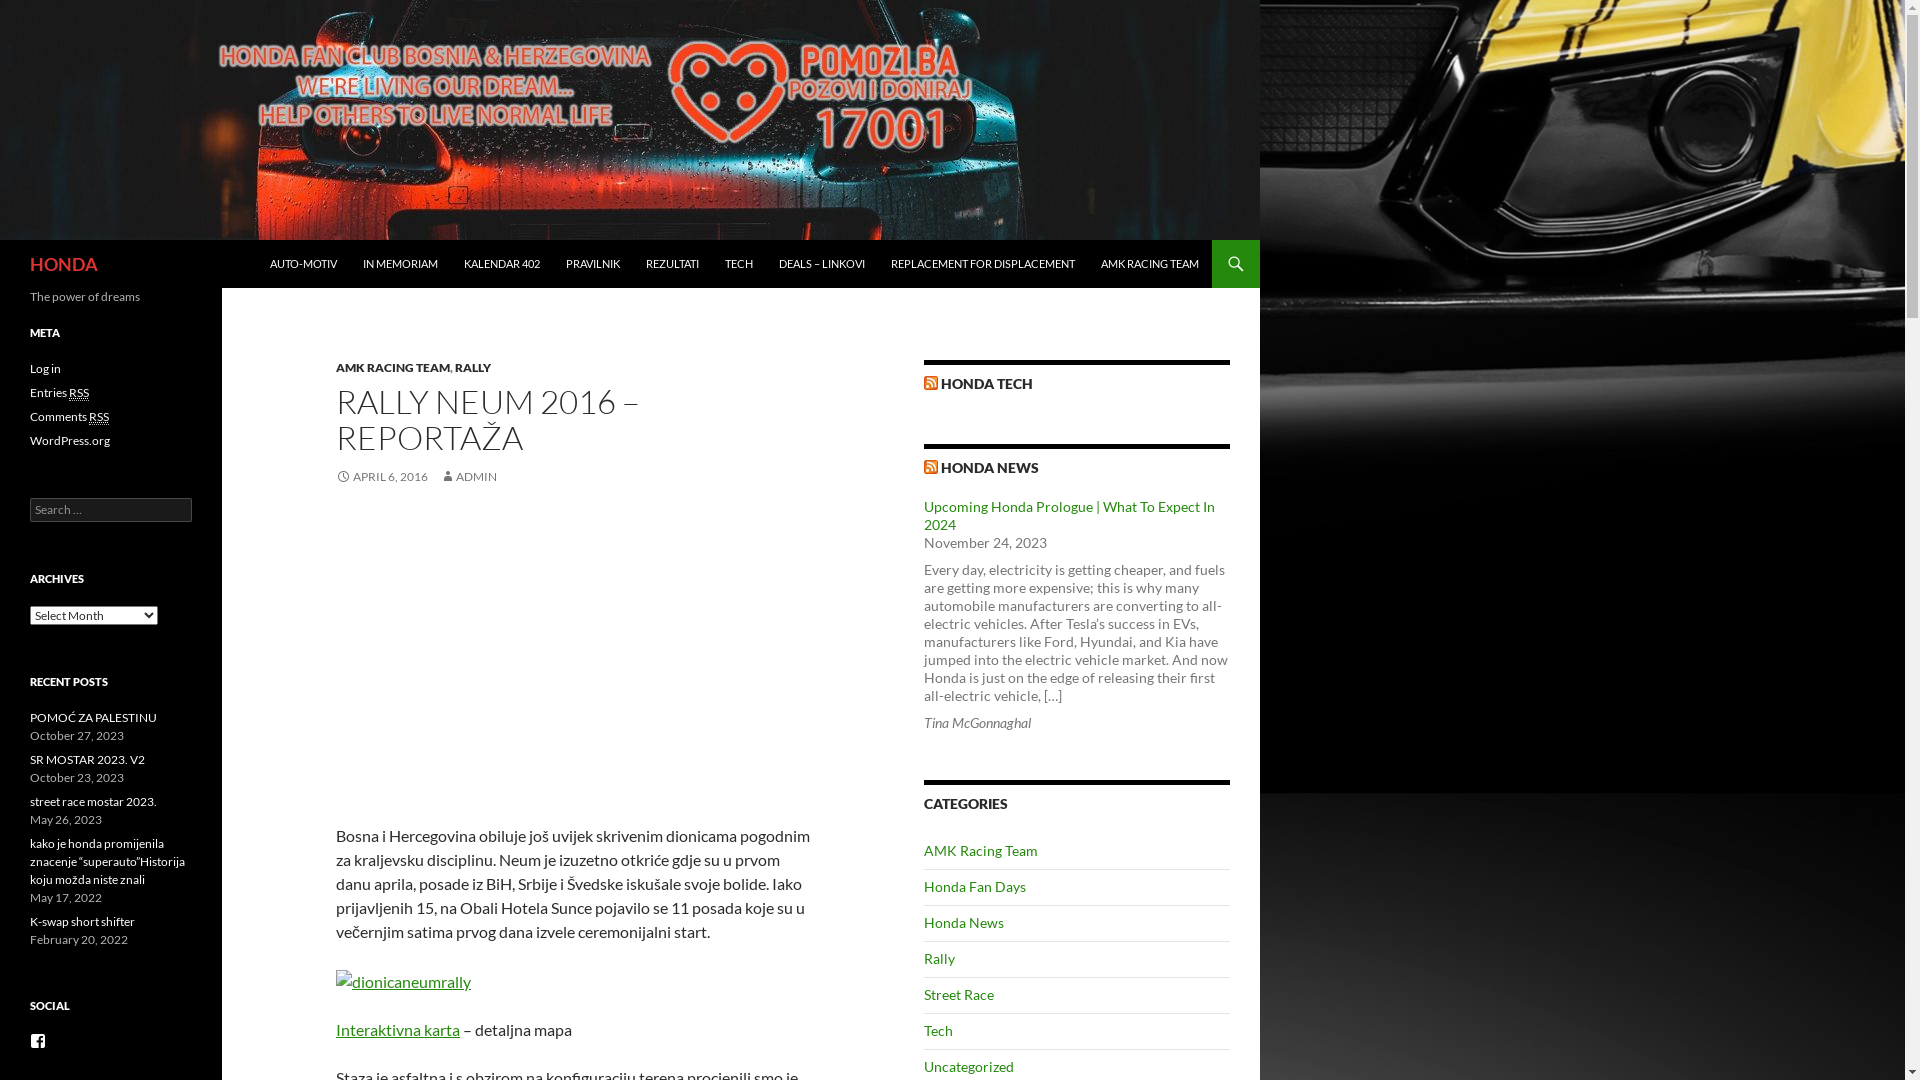  What do you see at coordinates (302, 262) in the screenshot?
I see `'AUTO-MOTIV'` at bounding box center [302, 262].